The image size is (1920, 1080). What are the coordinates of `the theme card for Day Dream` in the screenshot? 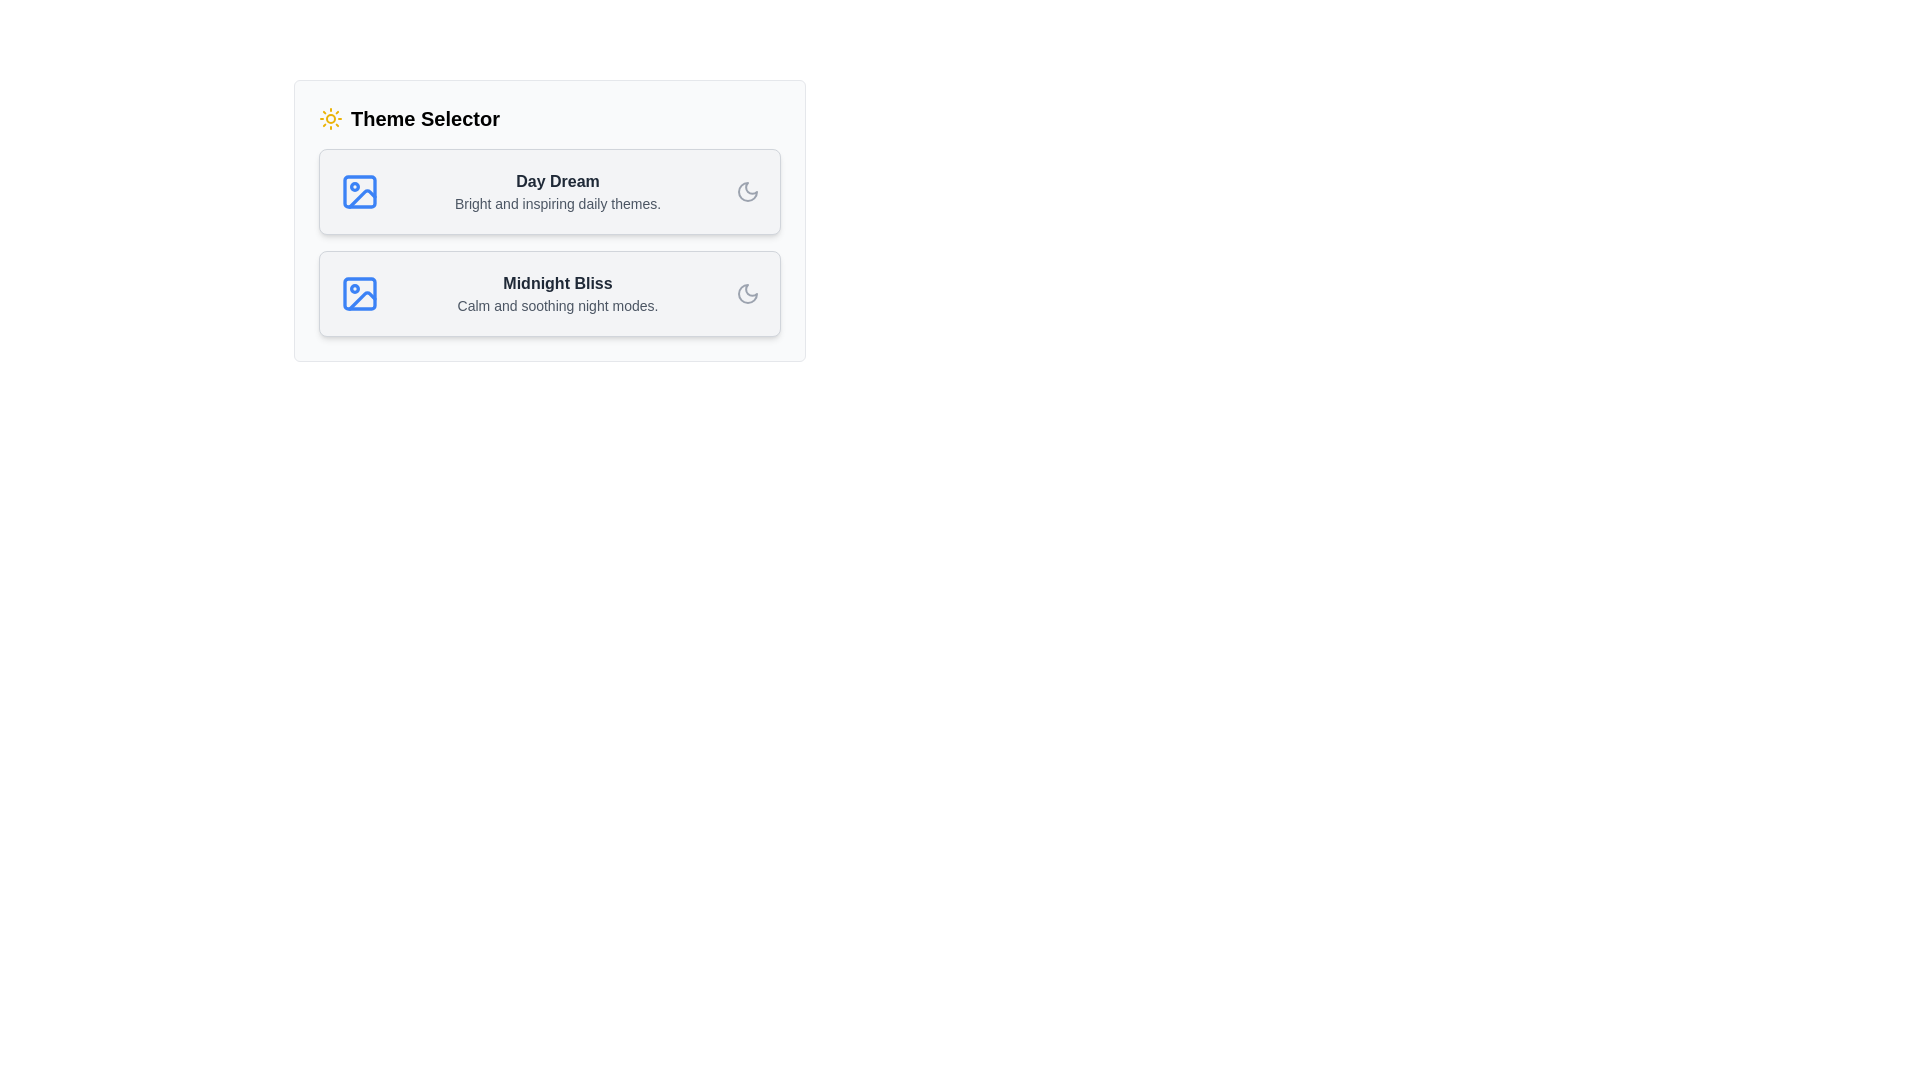 It's located at (550, 192).